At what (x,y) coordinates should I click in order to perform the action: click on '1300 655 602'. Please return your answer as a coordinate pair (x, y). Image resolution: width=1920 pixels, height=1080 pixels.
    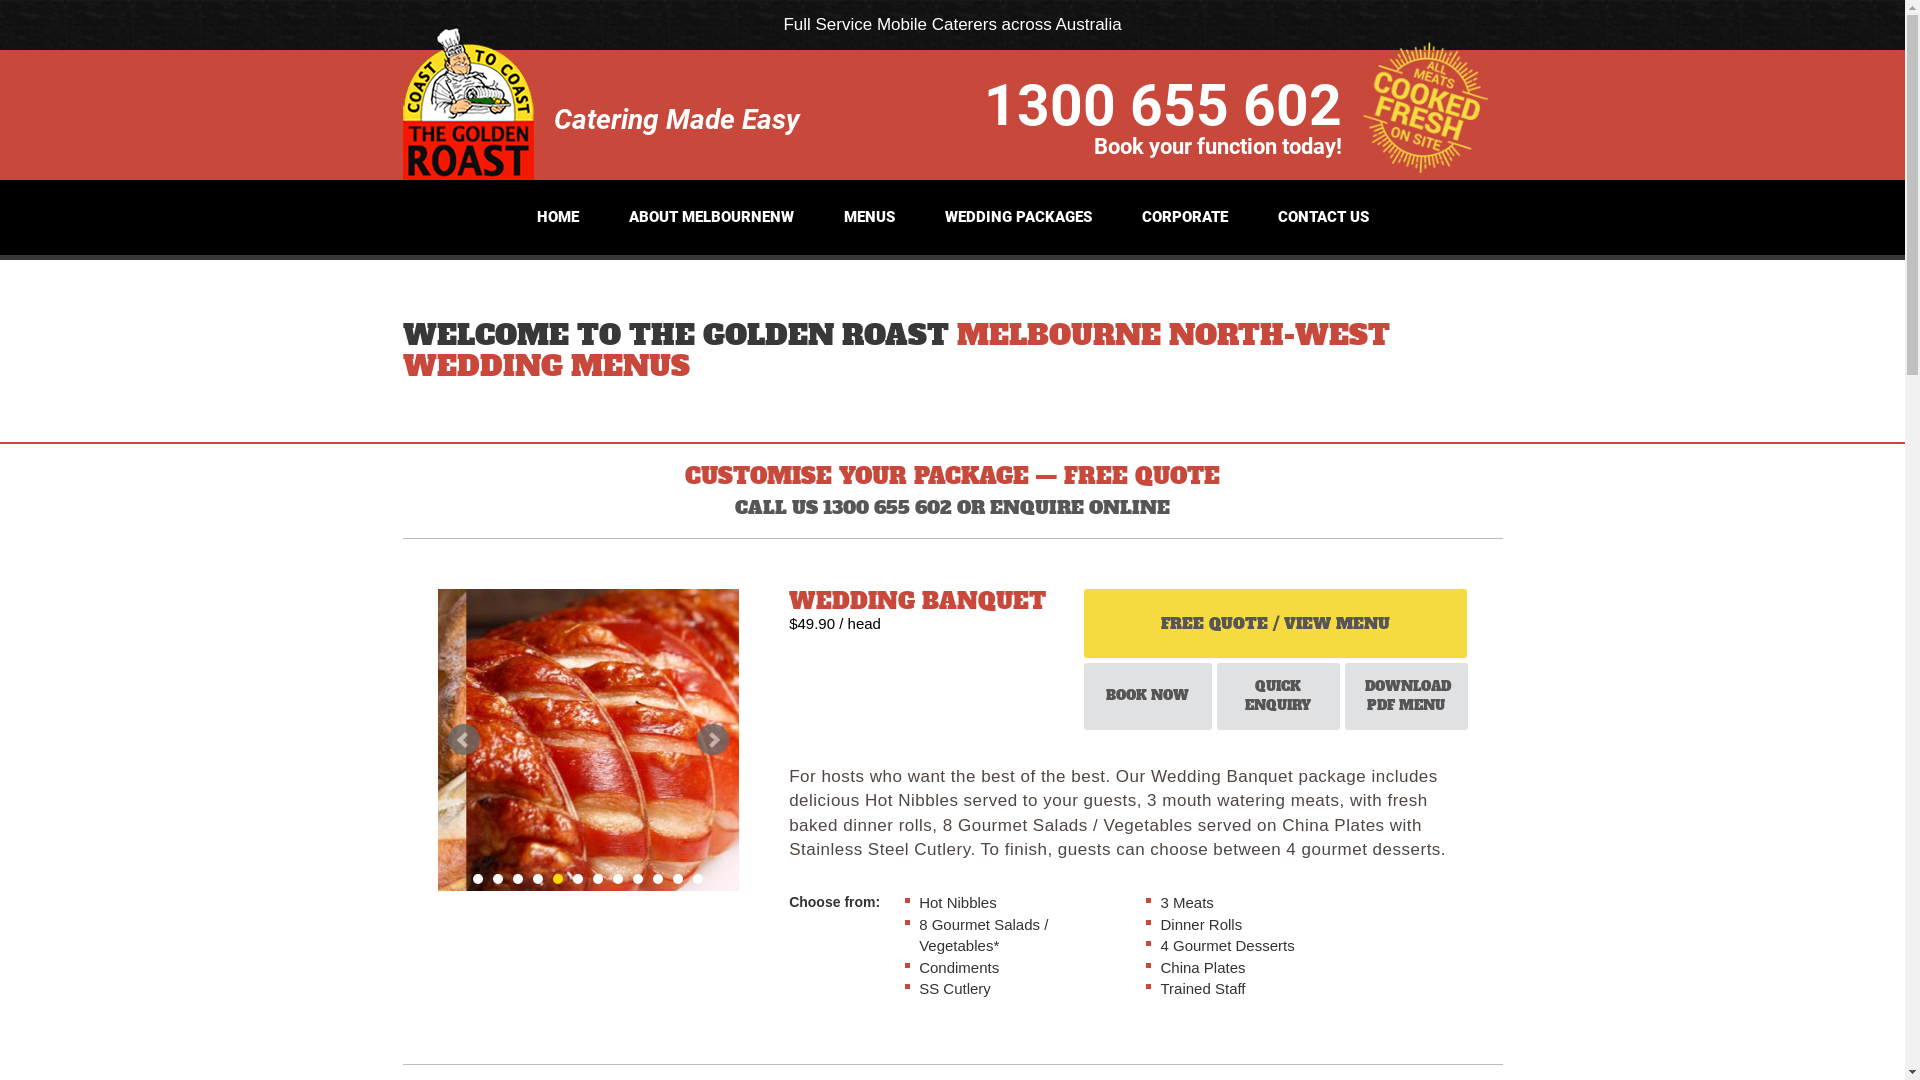
    Looking at the image, I should click on (1162, 103).